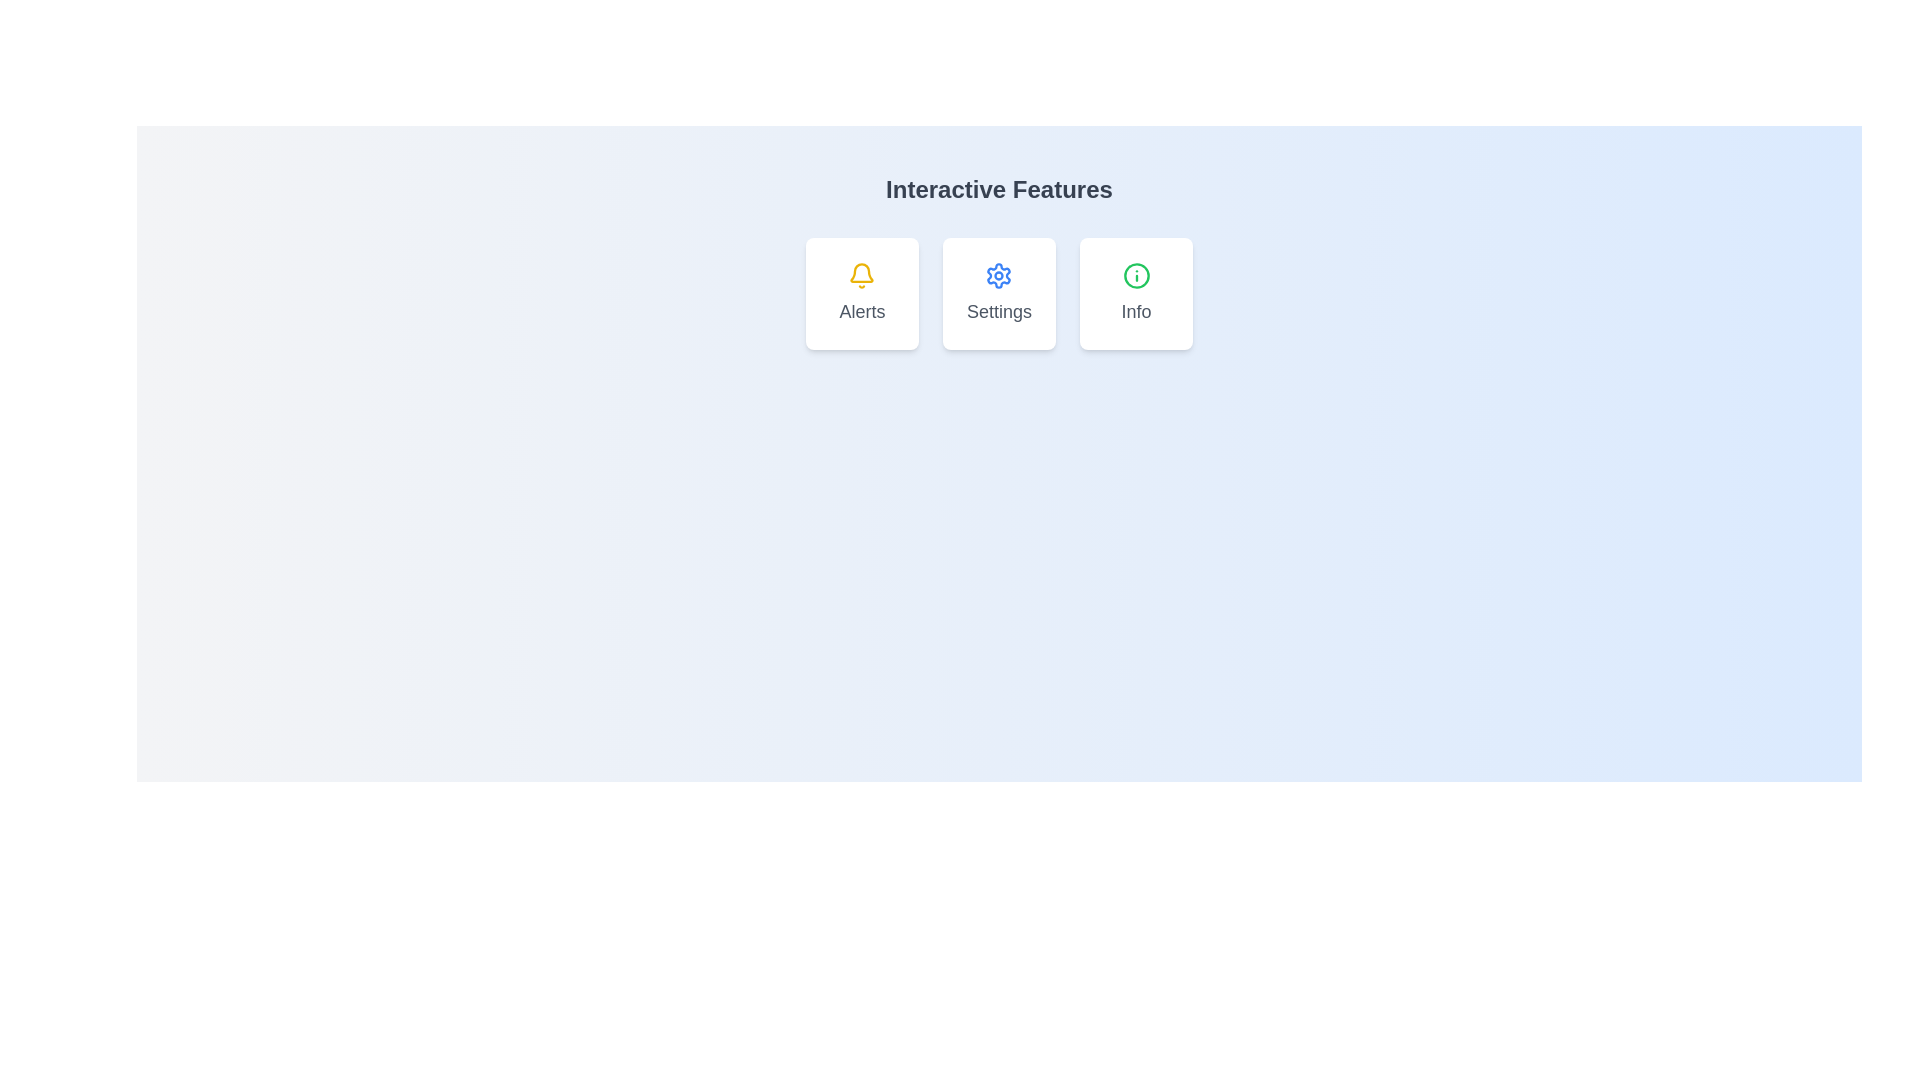 The image size is (1920, 1080). Describe the element at coordinates (999, 312) in the screenshot. I see `the 'Settings' text label, which is prominently displayed in gray with a medium-weight font, located in the second rounded white background card from the left` at that location.